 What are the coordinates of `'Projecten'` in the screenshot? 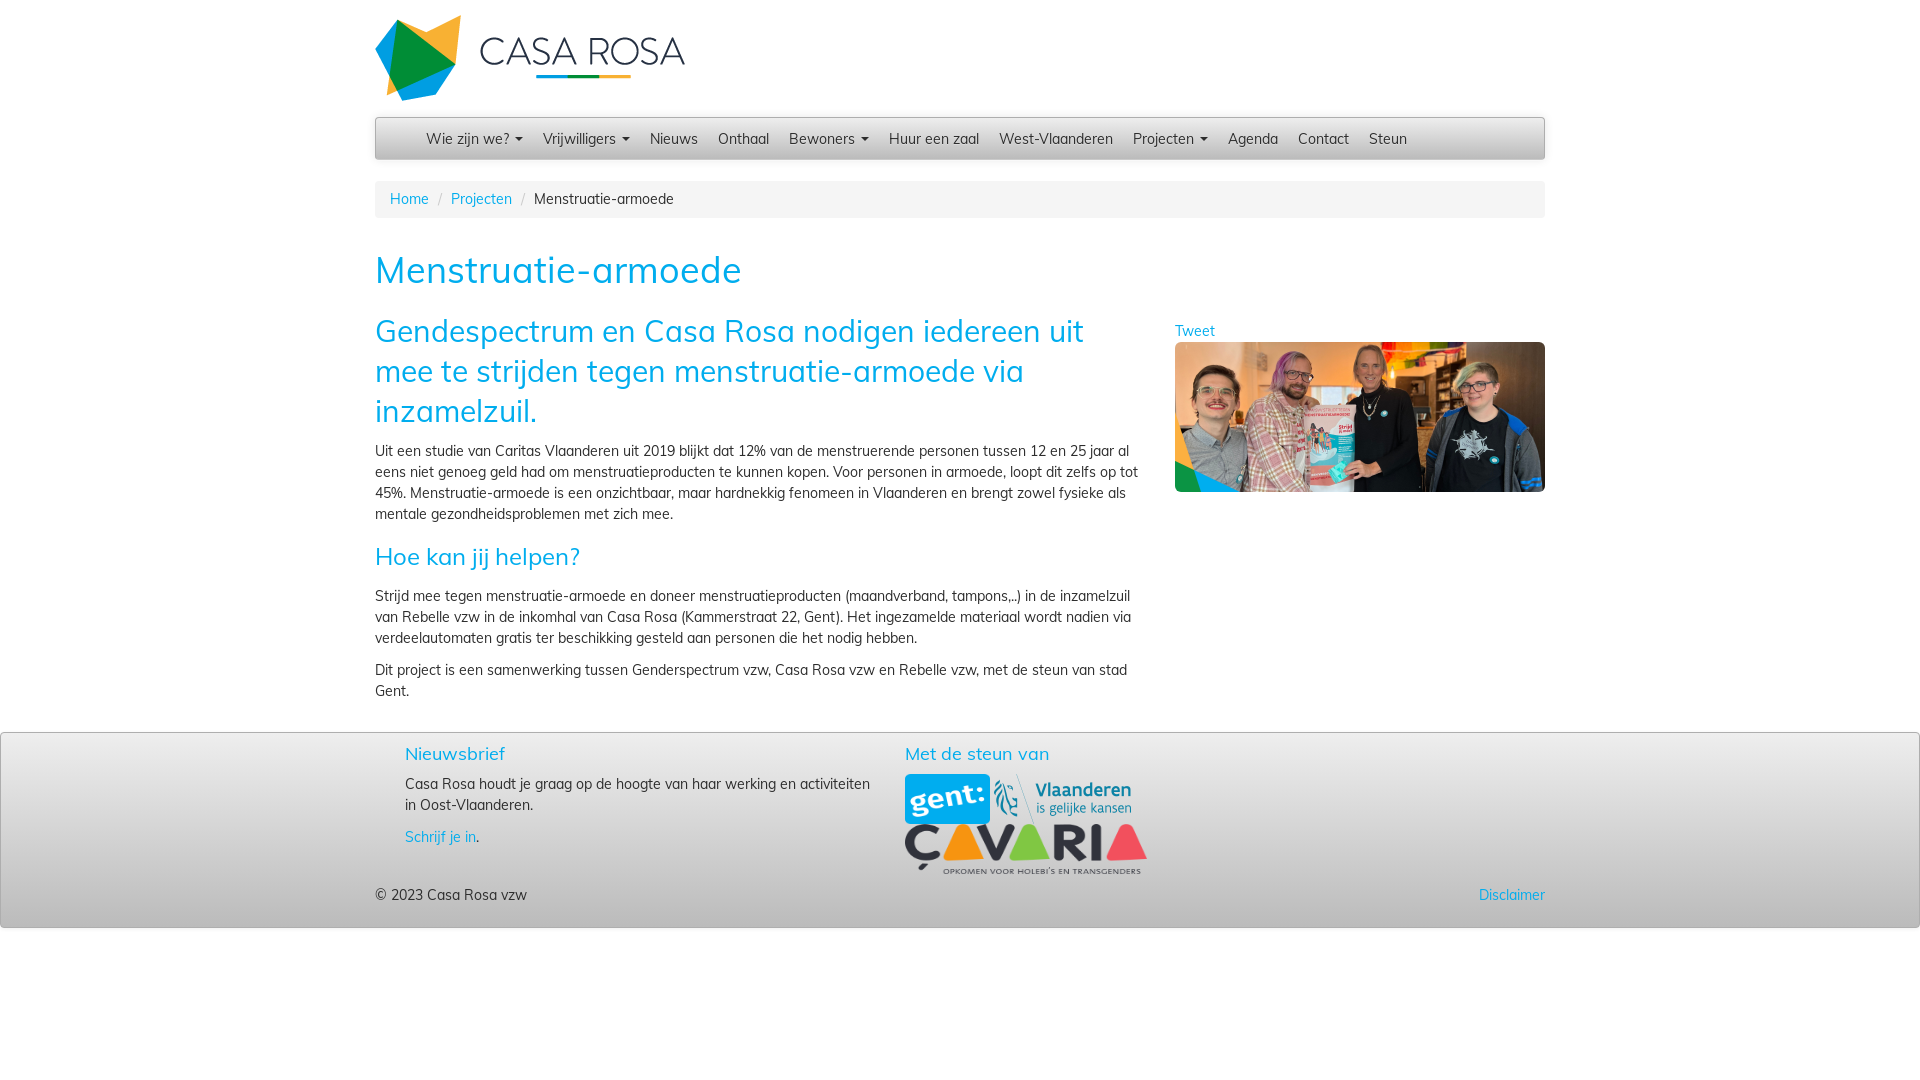 It's located at (1170, 137).